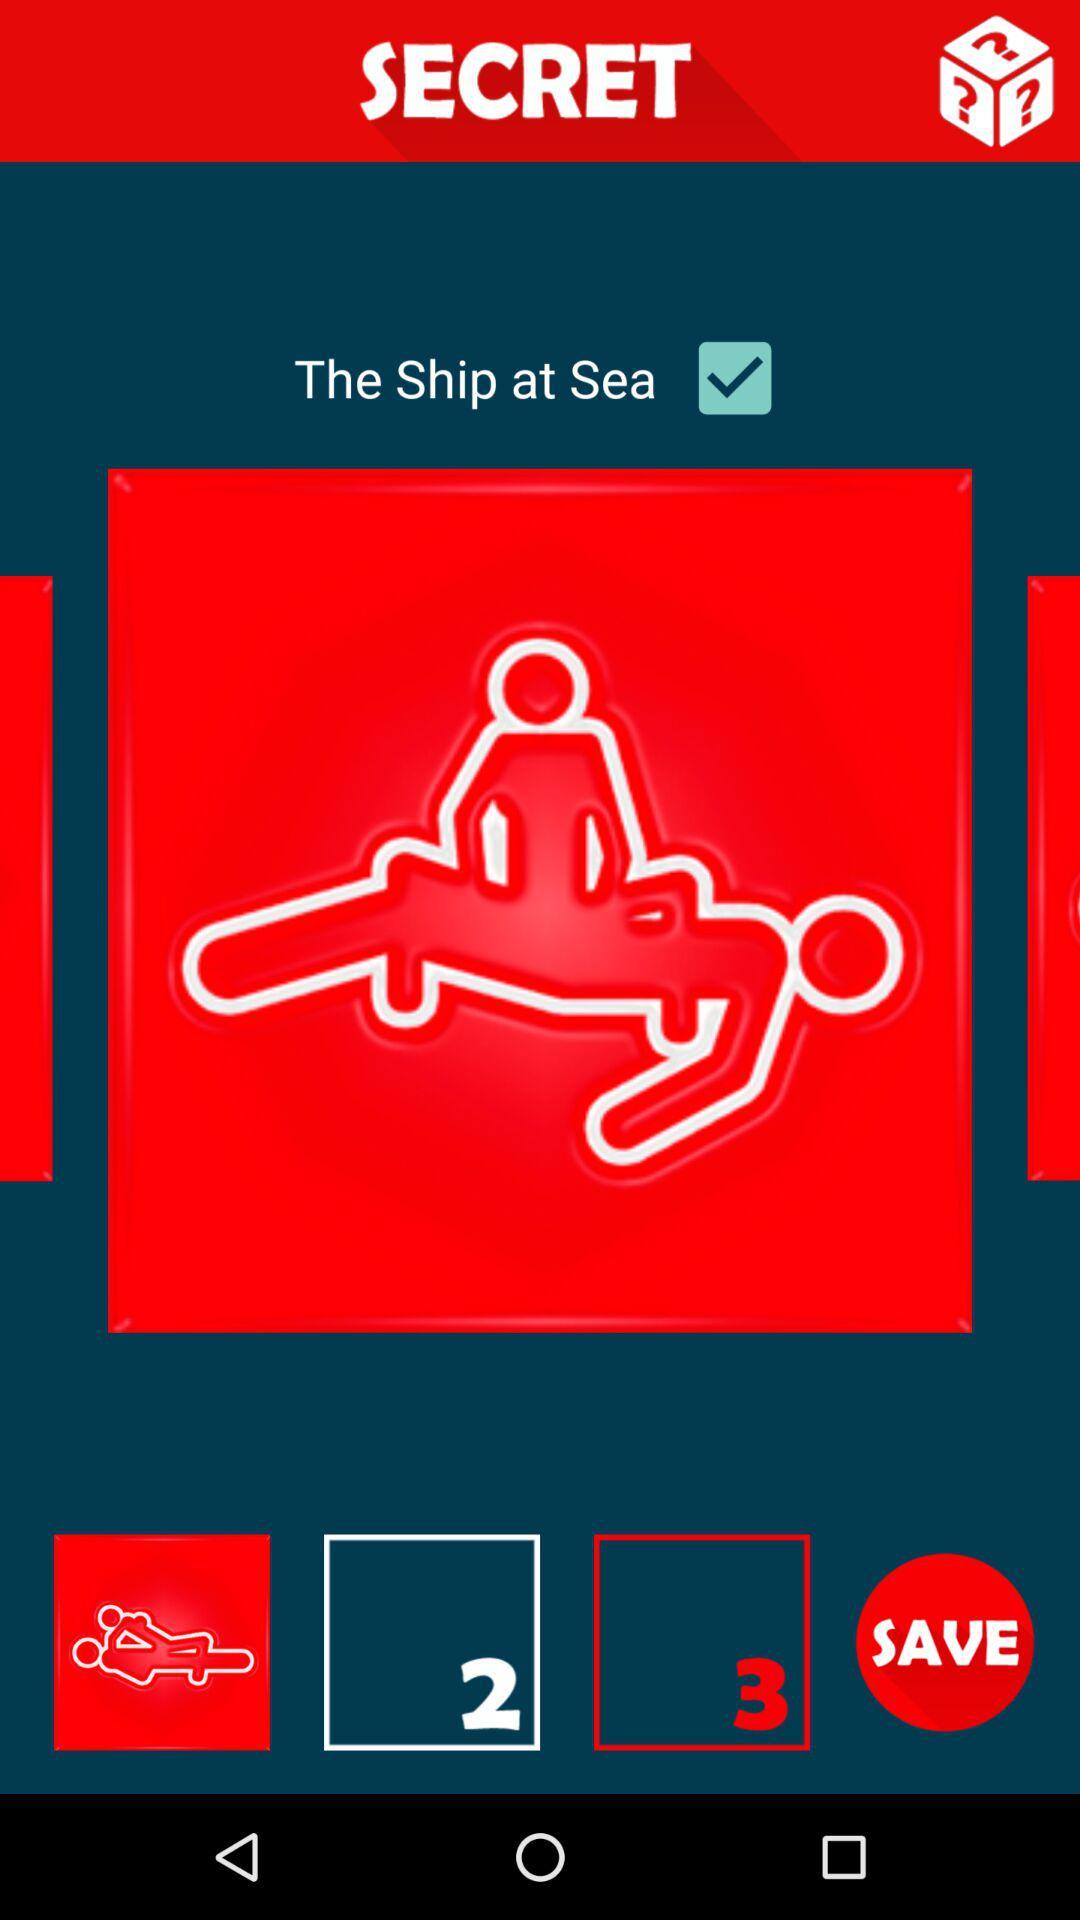  Describe the element at coordinates (701, 1642) in the screenshot. I see `third image` at that location.